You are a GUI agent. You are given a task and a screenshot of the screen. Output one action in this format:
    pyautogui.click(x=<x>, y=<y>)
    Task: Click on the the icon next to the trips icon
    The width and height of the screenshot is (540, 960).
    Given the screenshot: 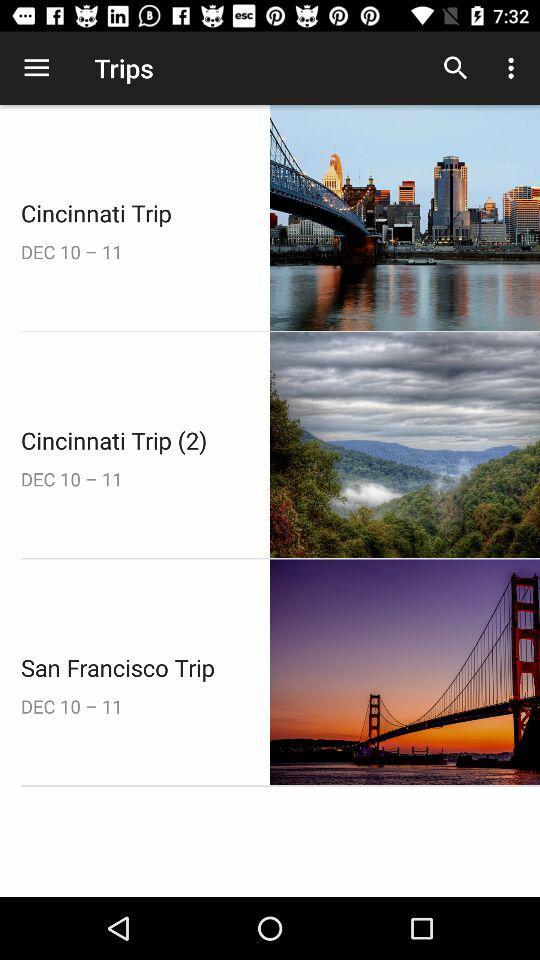 What is the action you would take?
    pyautogui.click(x=36, y=68)
    